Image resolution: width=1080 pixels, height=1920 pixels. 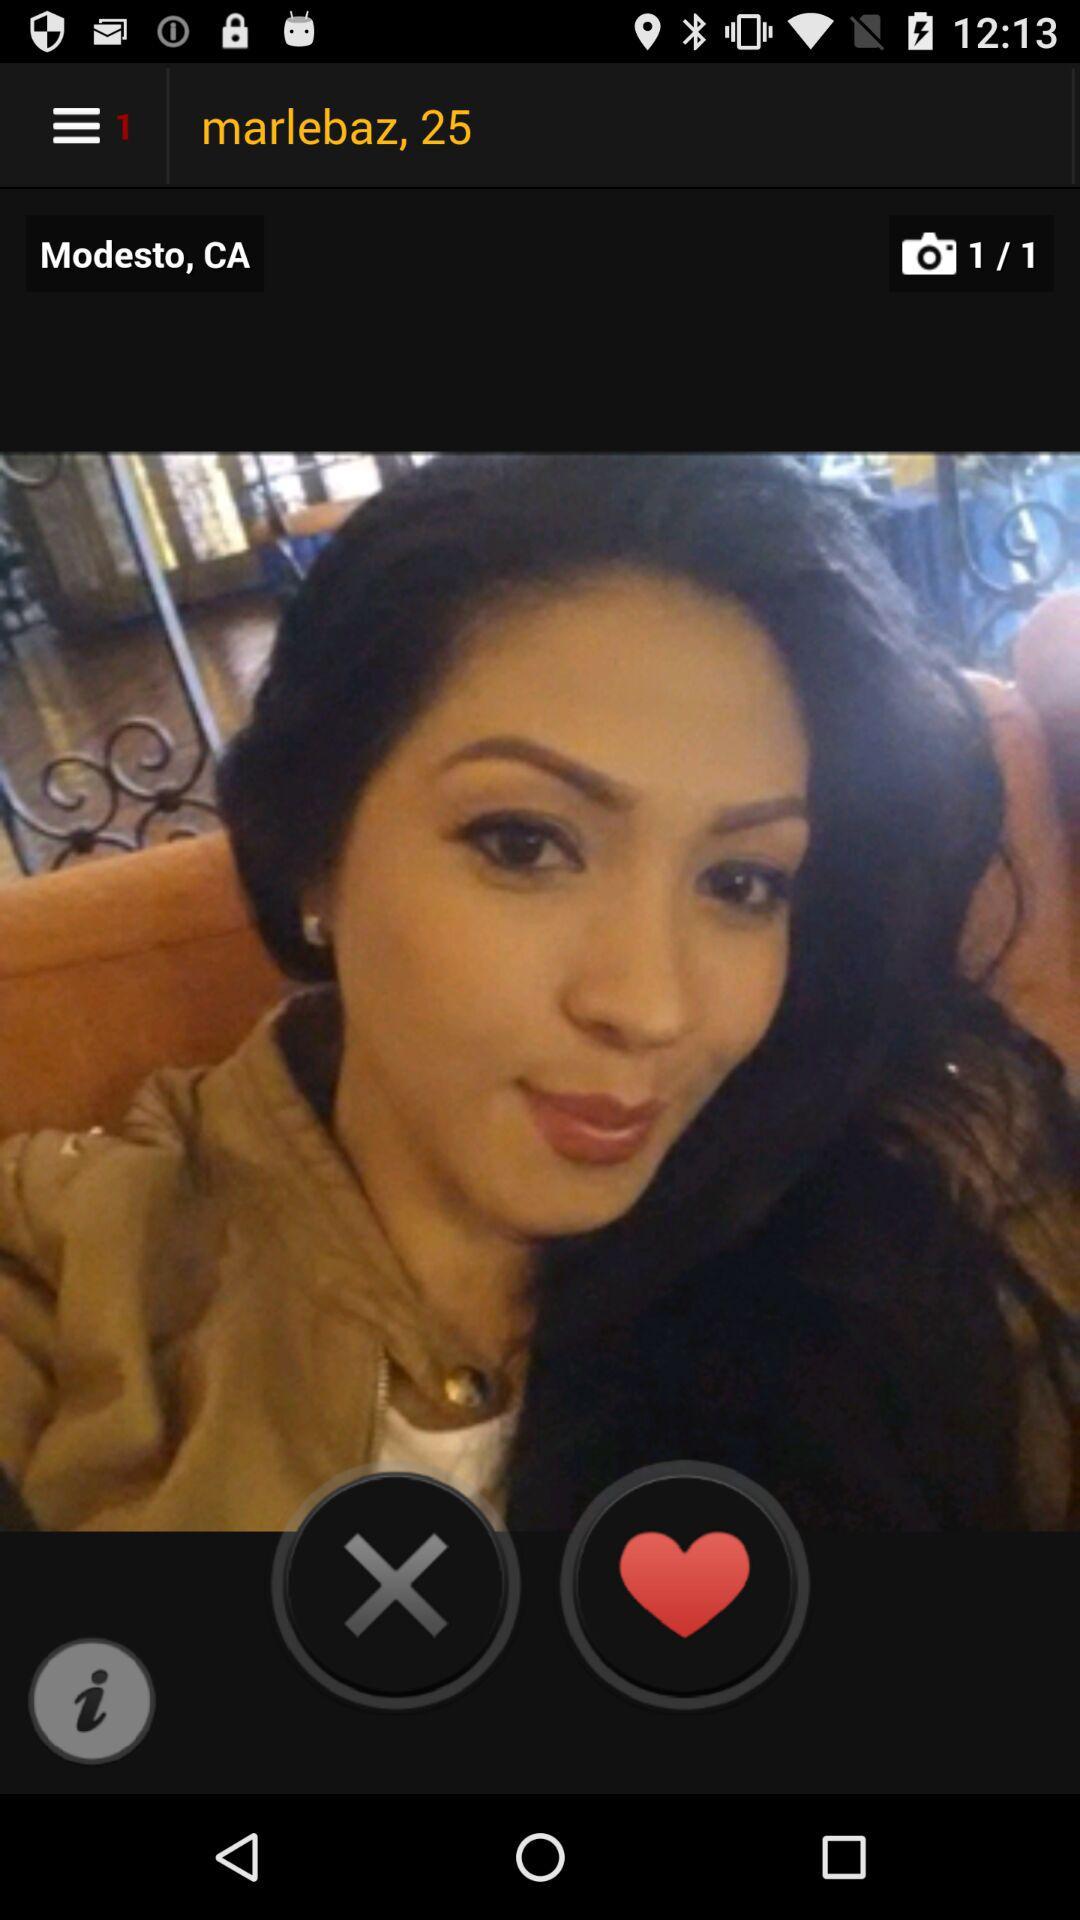 I want to click on acess help menu, so click(x=91, y=1701).